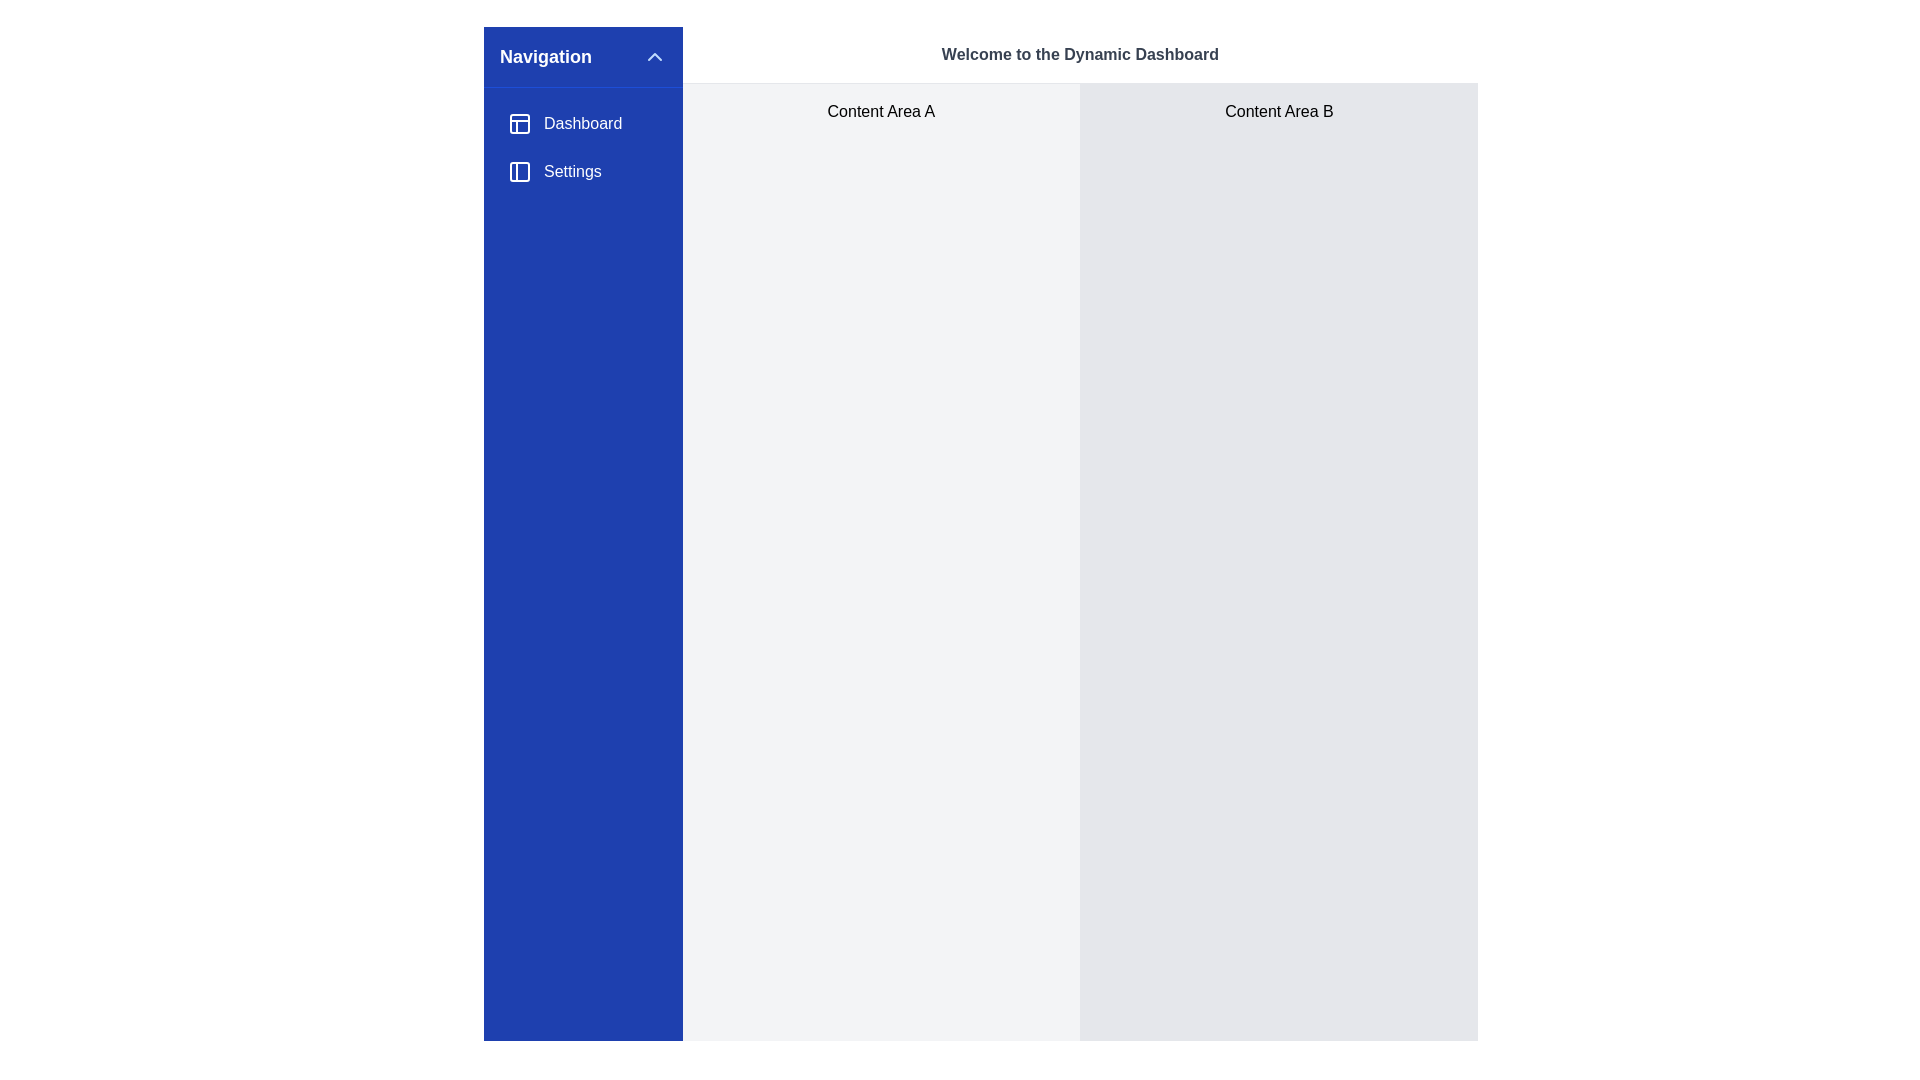 Image resolution: width=1920 pixels, height=1080 pixels. I want to click on the 'Navigation' header section at the top of the blue sidebar, so click(582, 56).